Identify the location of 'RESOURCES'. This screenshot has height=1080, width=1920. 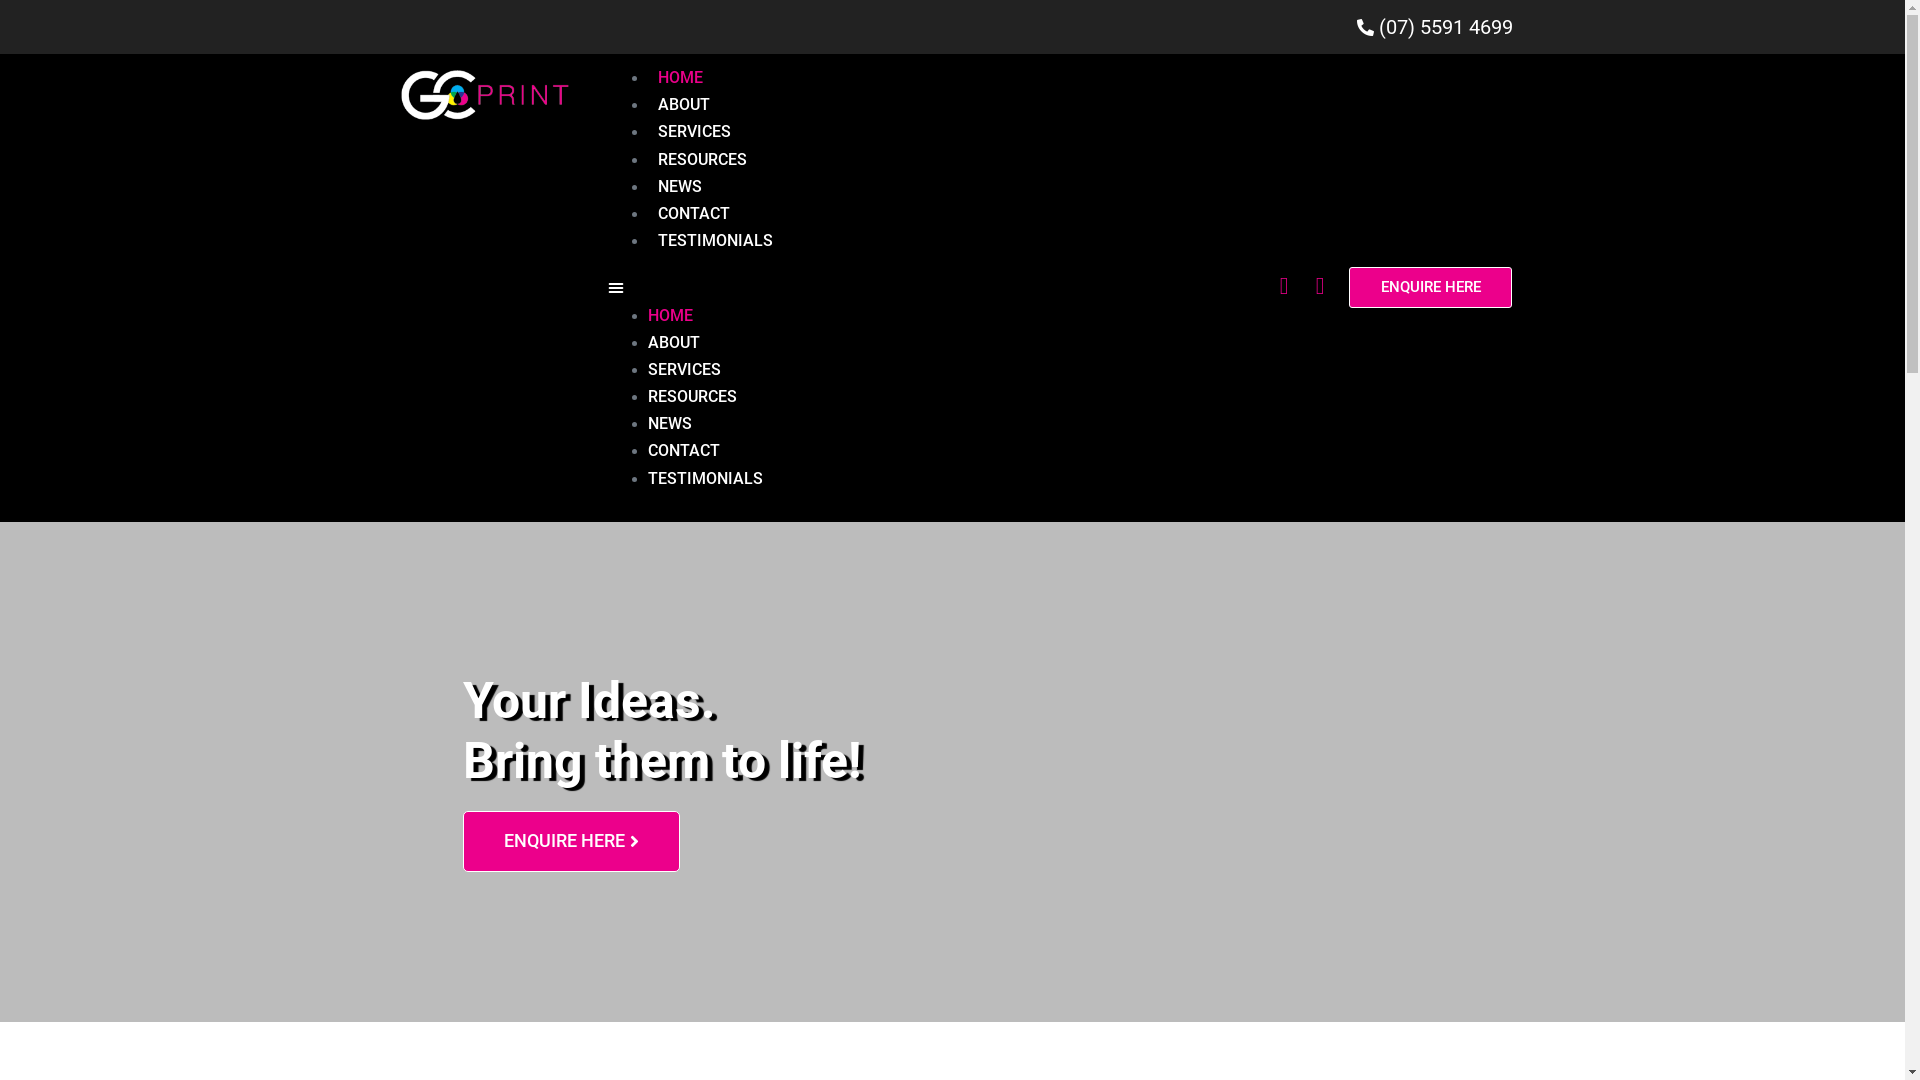
(702, 158).